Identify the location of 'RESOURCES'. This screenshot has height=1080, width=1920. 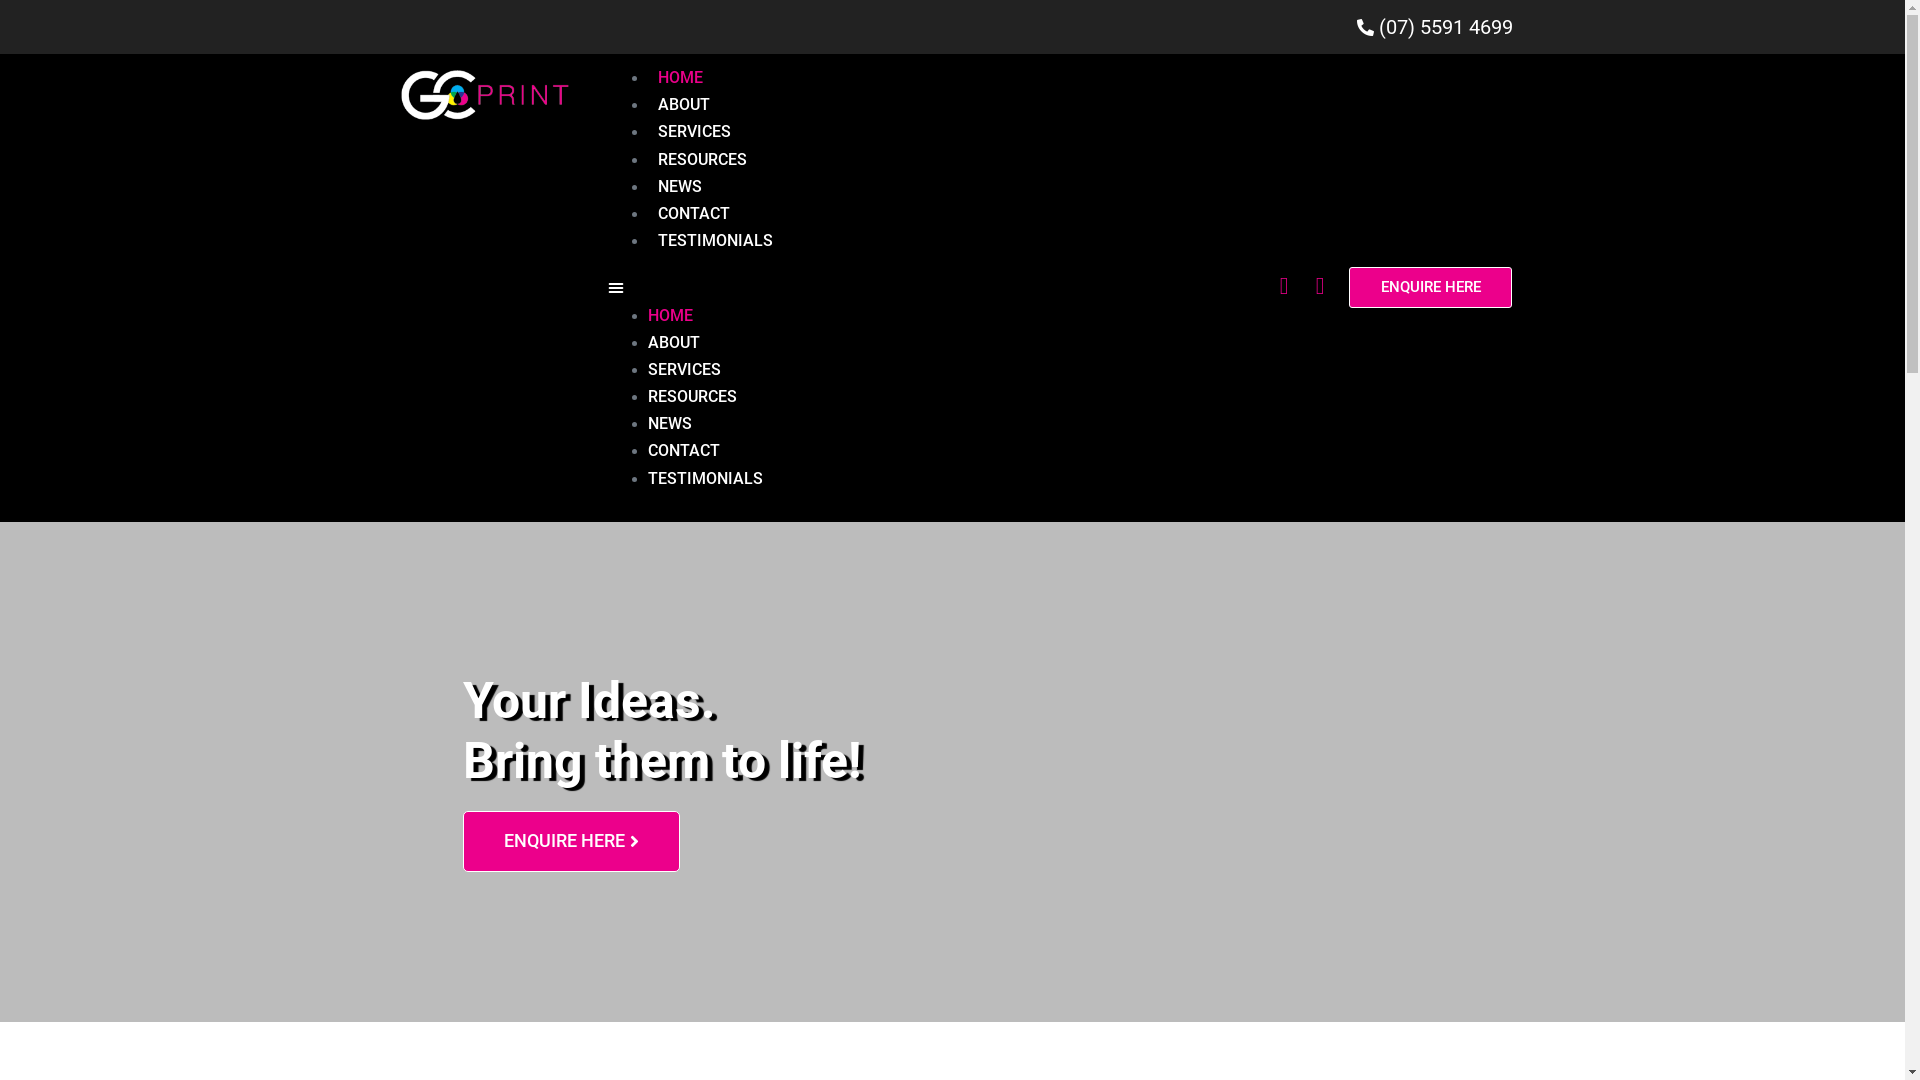
(702, 158).